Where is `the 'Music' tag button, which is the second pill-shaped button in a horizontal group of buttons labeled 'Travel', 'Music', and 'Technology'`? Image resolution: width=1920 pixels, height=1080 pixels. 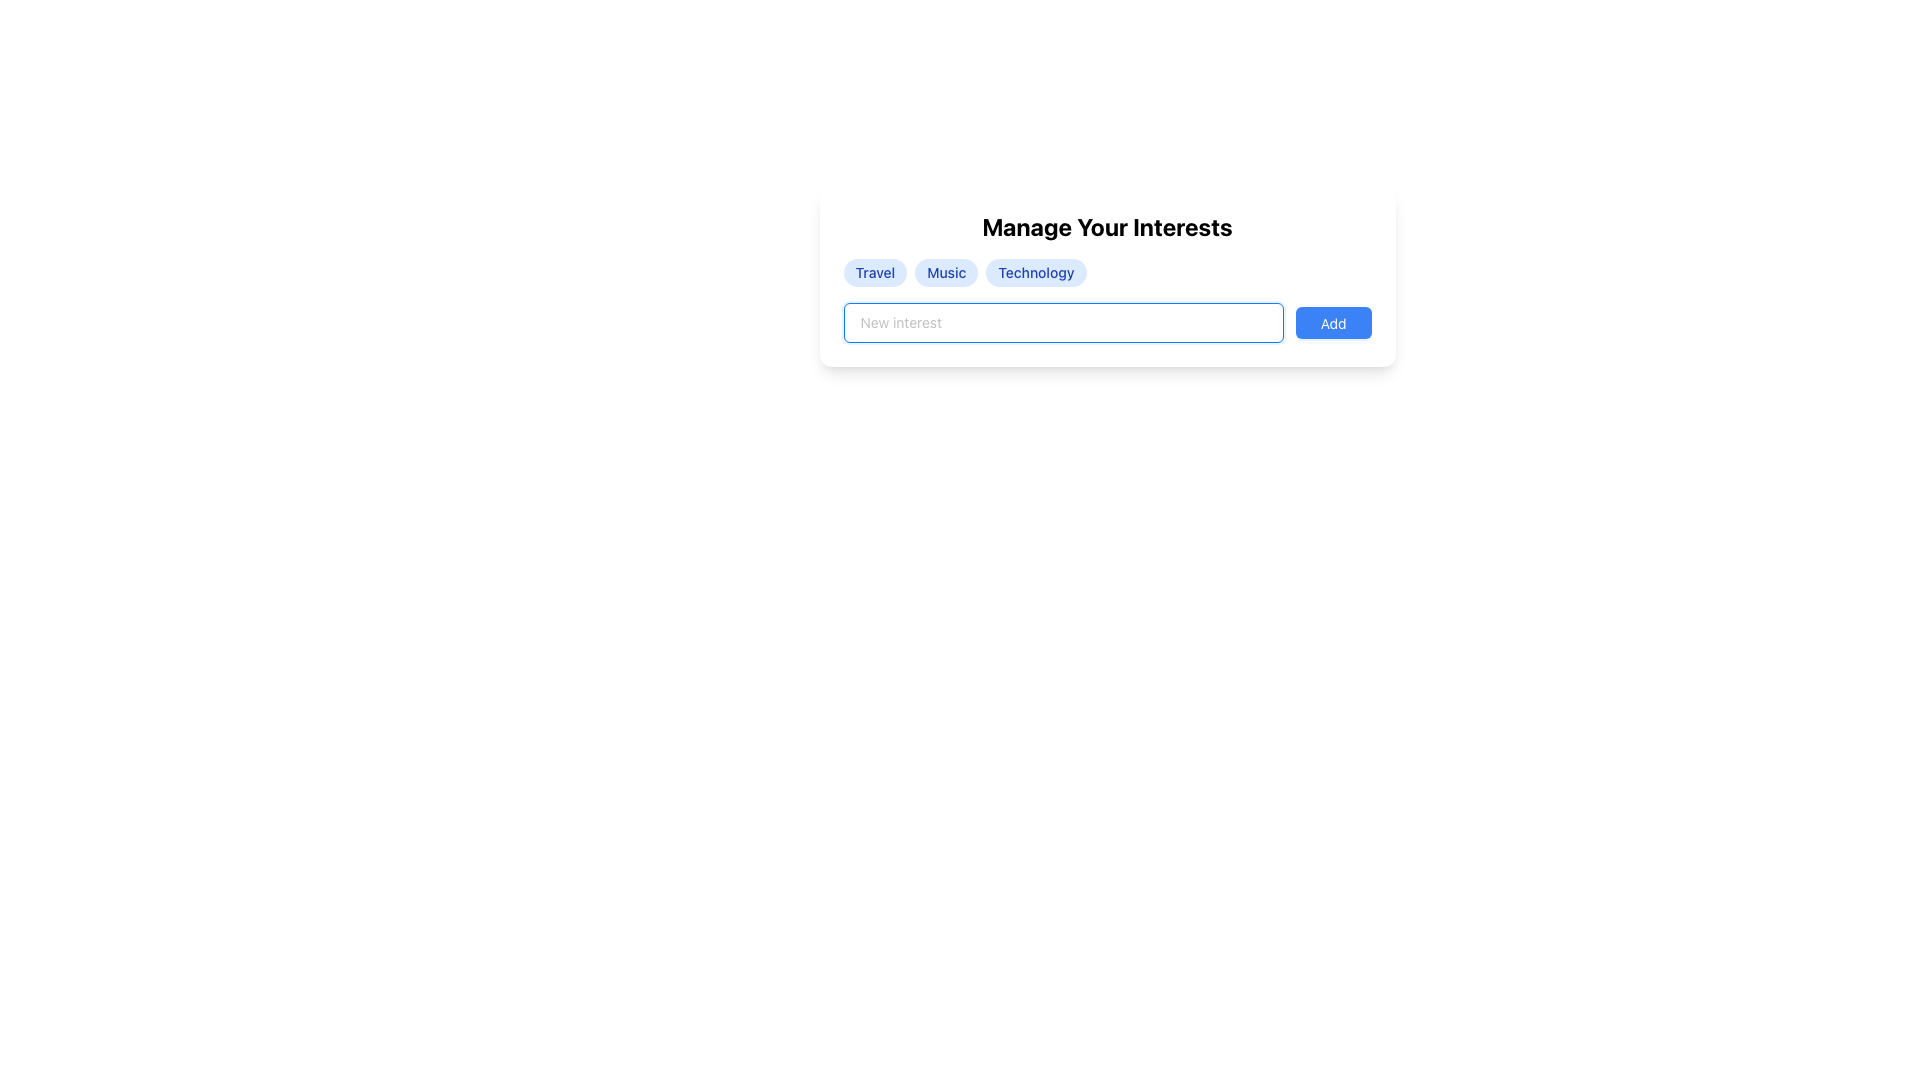
the 'Music' tag button, which is the second pill-shaped button in a horizontal group of buttons labeled 'Travel', 'Music', and 'Technology' is located at coordinates (945, 273).